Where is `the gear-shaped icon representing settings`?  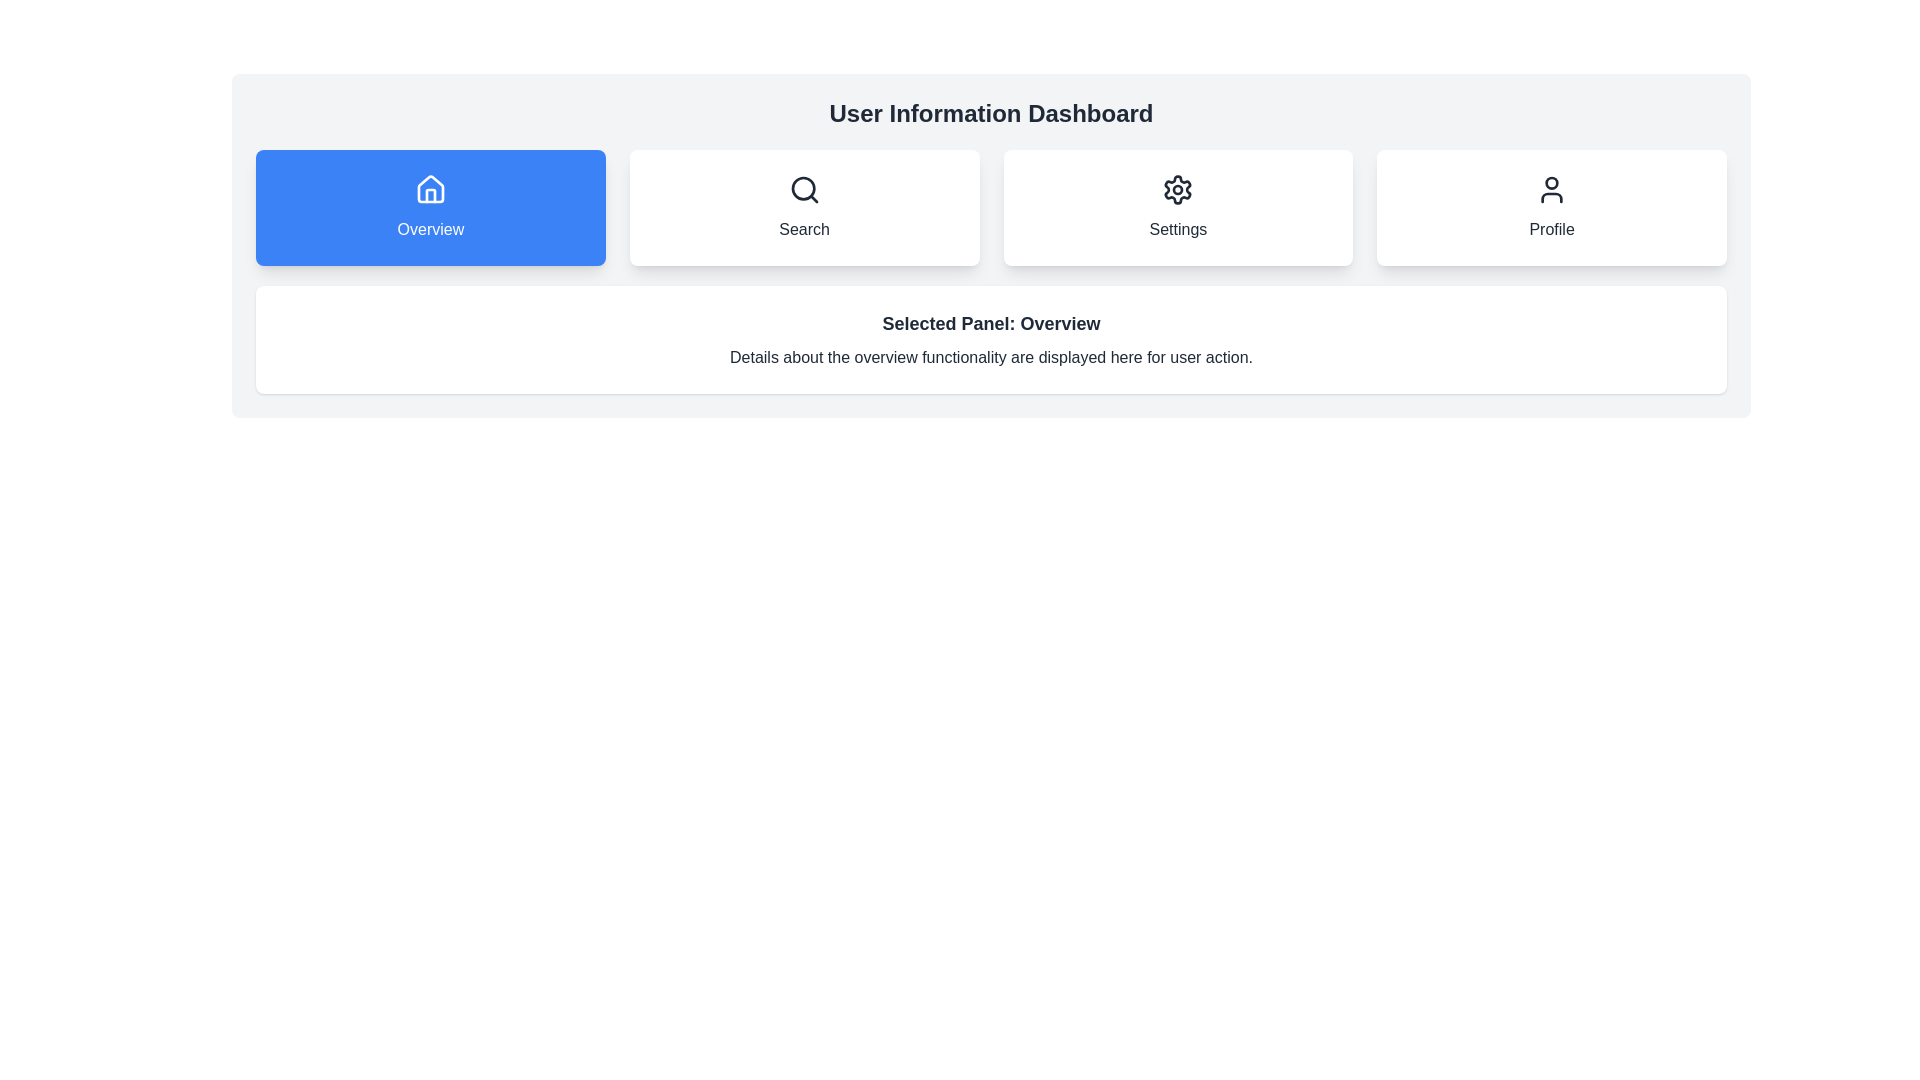 the gear-shaped icon representing settings is located at coordinates (1177, 189).